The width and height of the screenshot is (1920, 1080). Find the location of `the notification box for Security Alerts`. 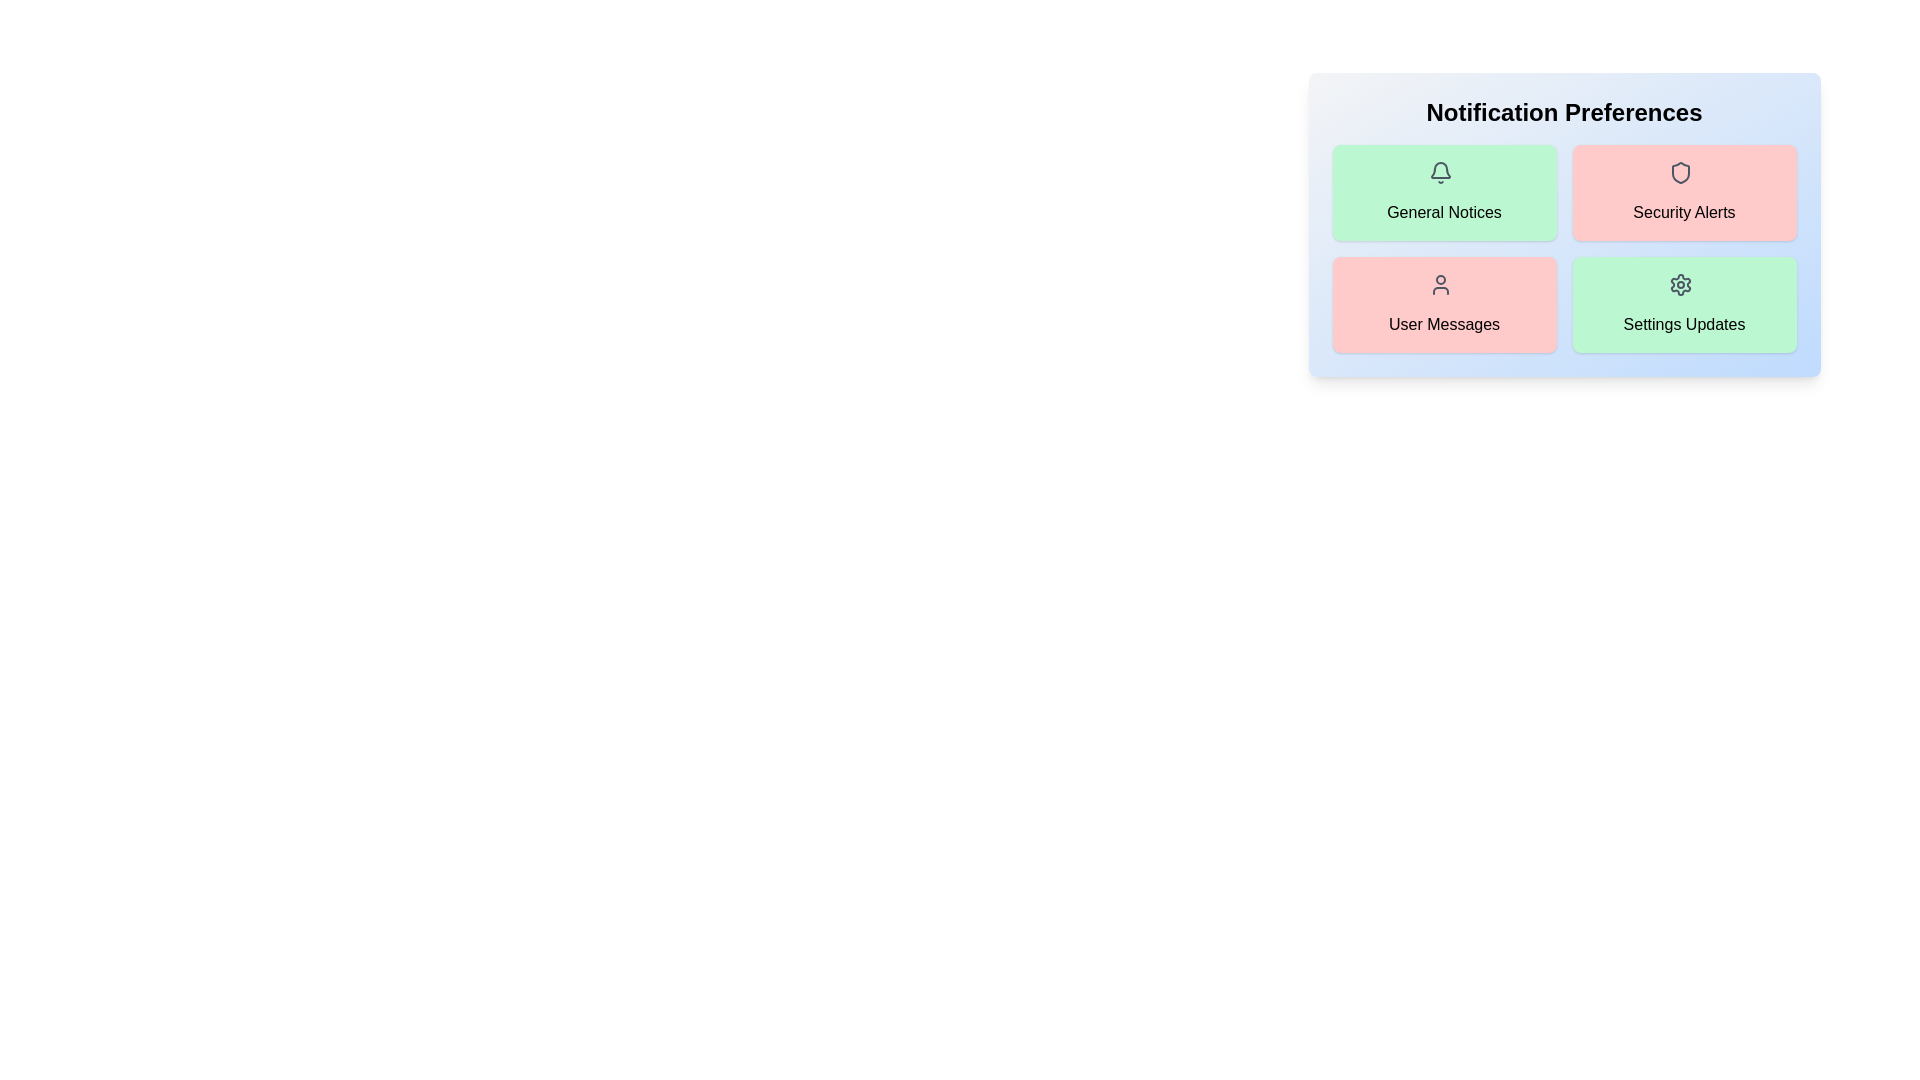

the notification box for Security Alerts is located at coordinates (1683, 192).